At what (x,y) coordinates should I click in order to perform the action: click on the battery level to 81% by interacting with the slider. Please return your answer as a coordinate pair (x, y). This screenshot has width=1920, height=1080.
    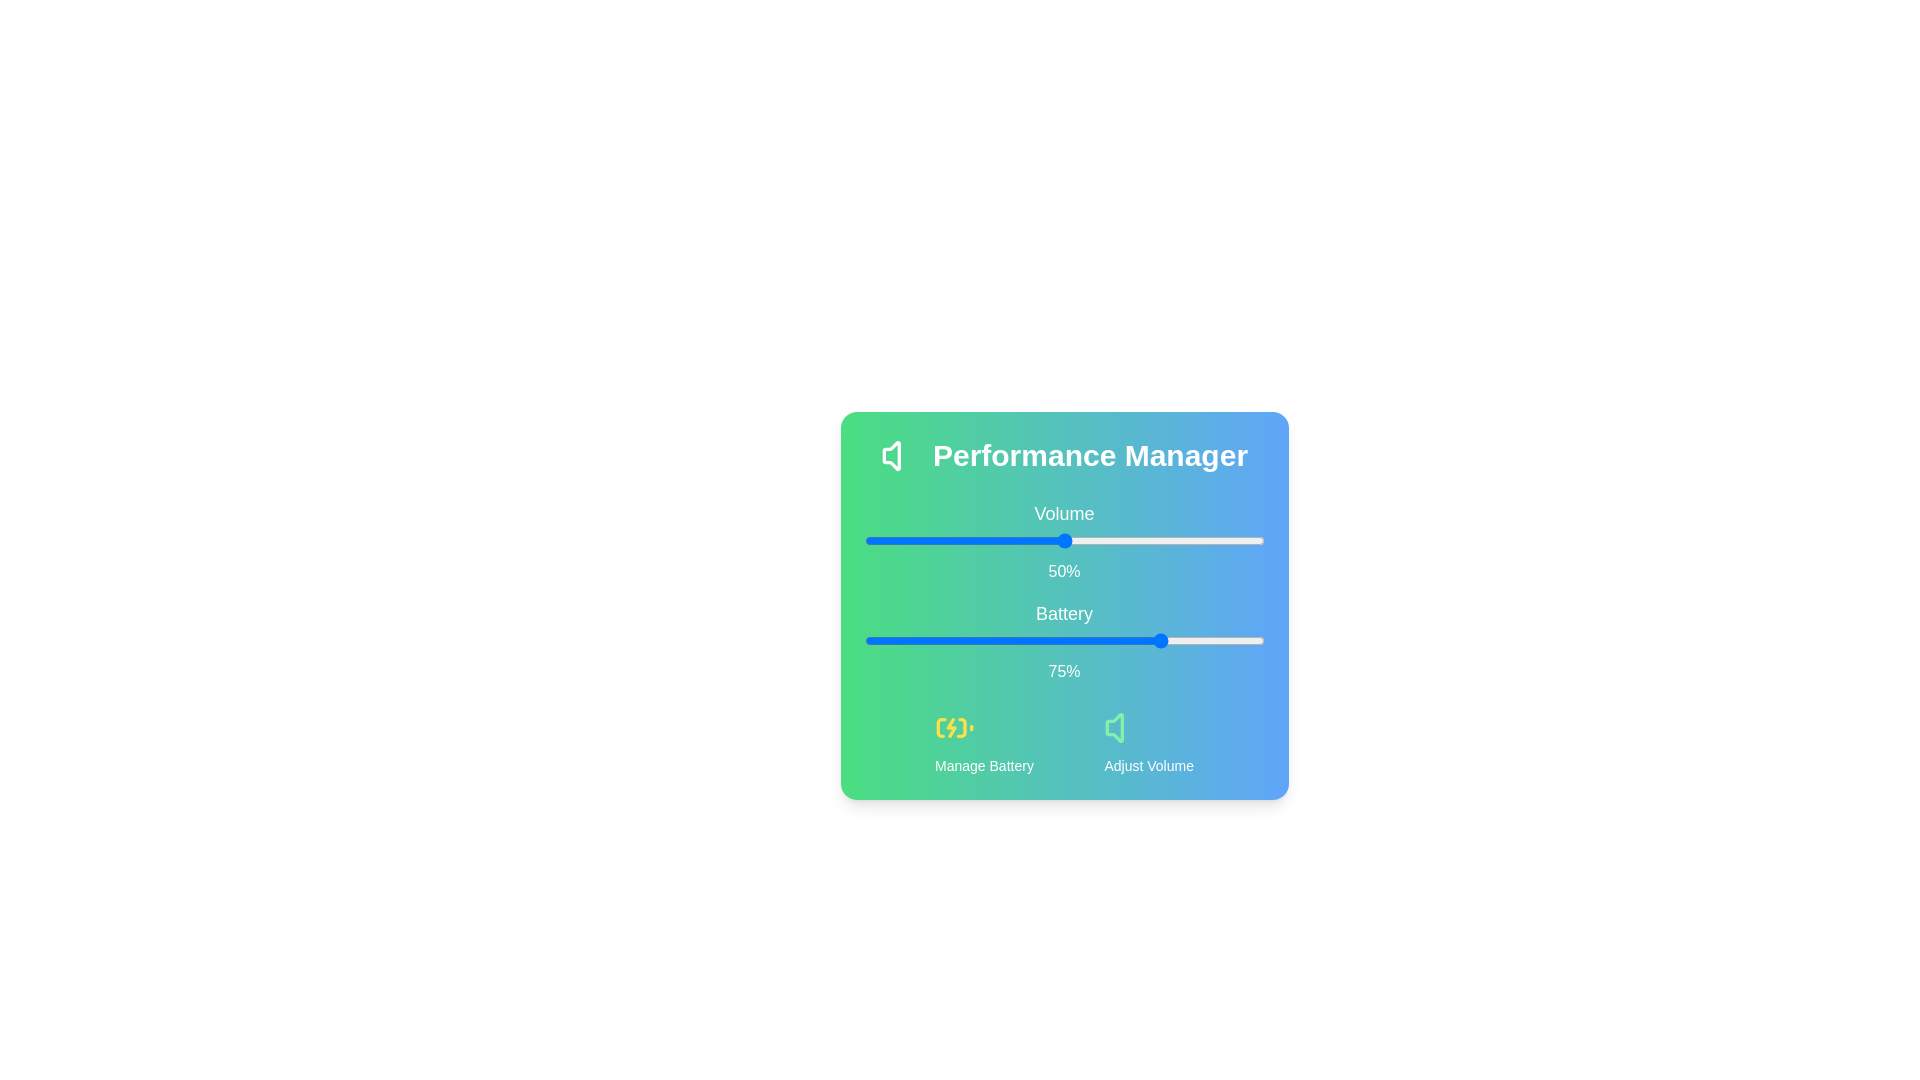
    Looking at the image, I should click on (1188, 640).